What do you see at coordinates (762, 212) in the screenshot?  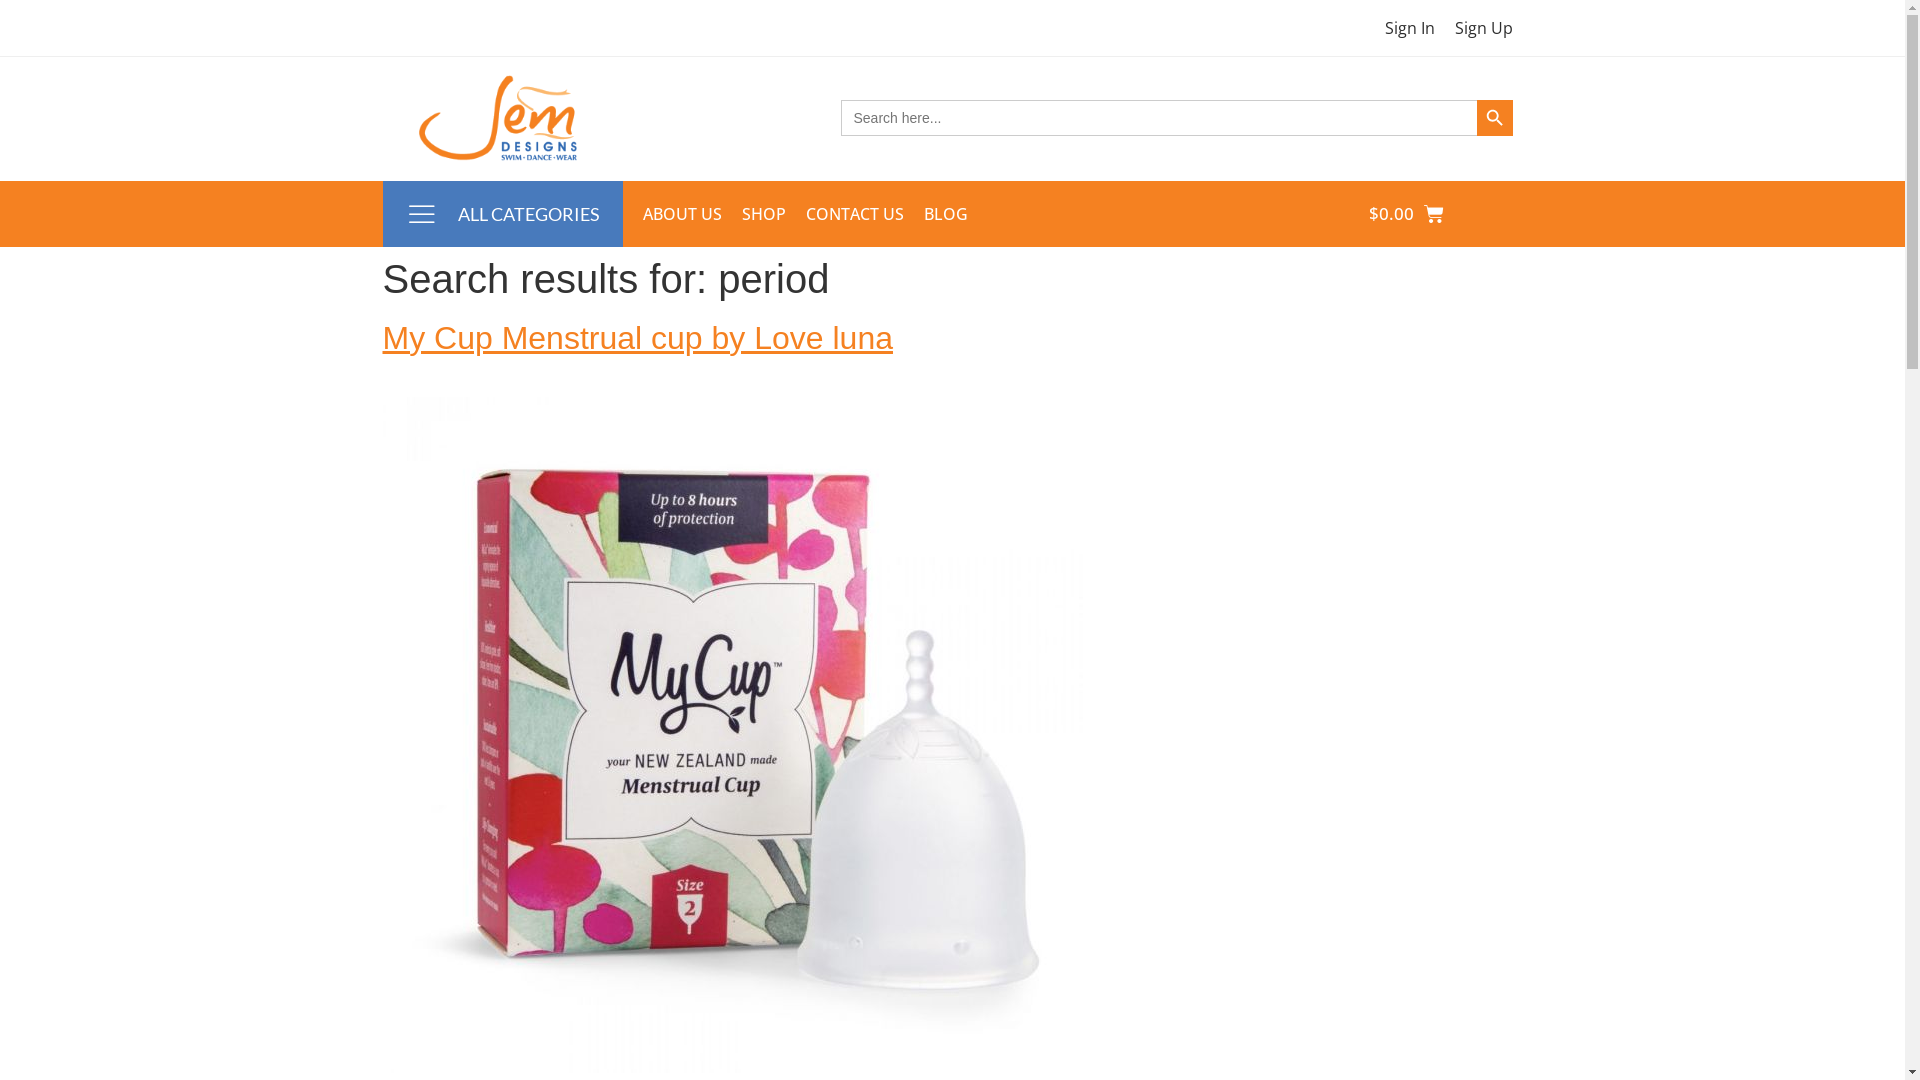 I see `'SHOP'` at bounding box center [762, 212].